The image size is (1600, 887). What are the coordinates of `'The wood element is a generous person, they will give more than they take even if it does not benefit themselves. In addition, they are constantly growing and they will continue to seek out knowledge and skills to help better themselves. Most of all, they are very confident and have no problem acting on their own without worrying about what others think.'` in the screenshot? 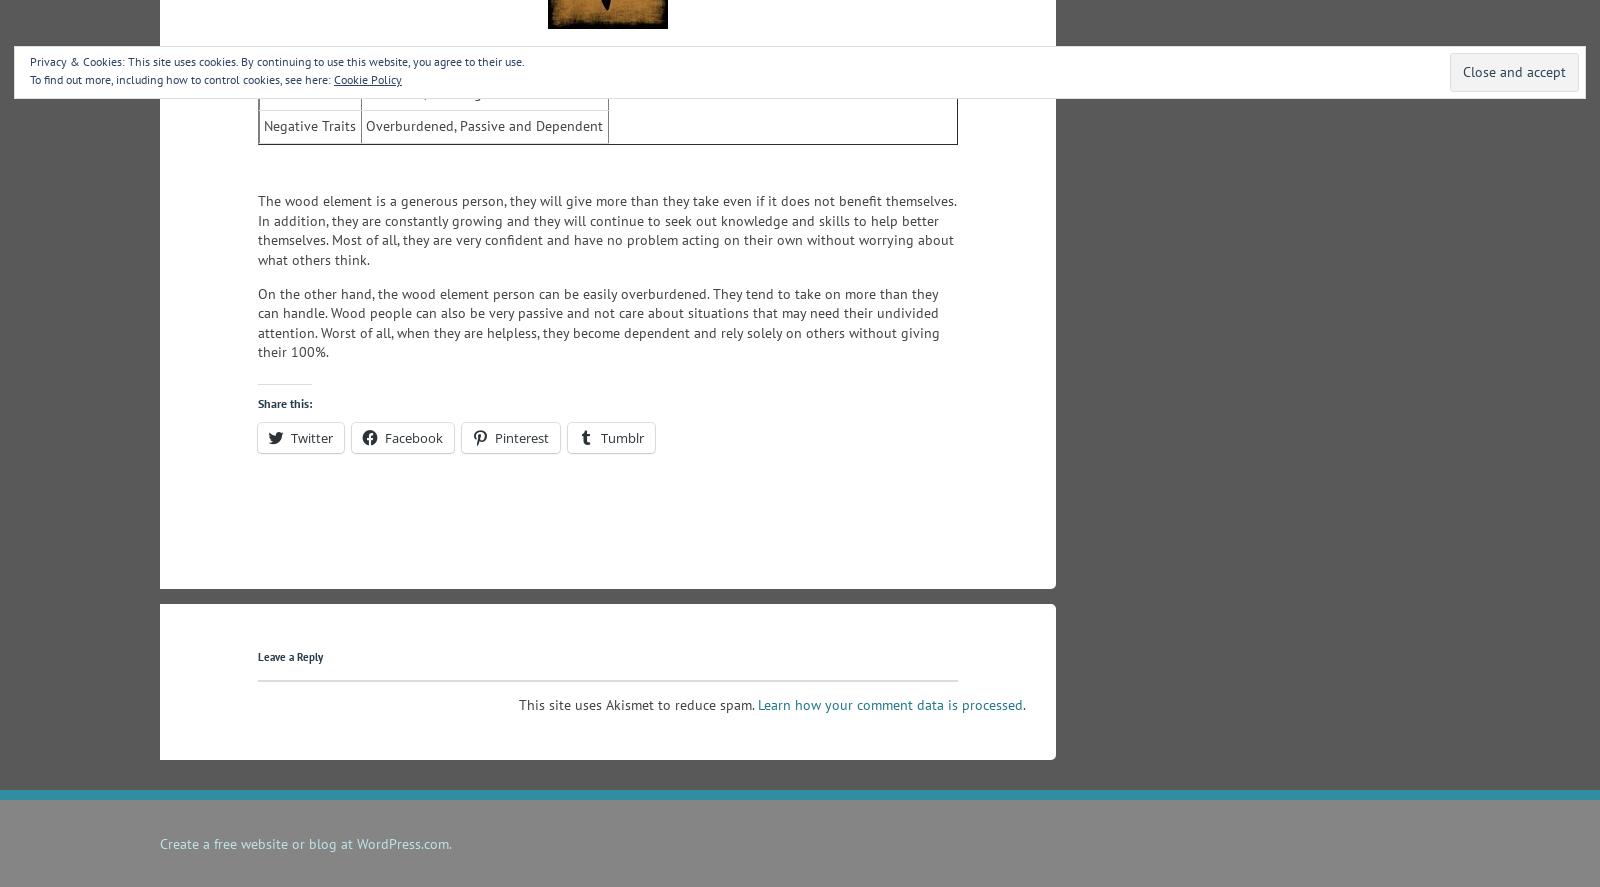 It's located at (607, 230).